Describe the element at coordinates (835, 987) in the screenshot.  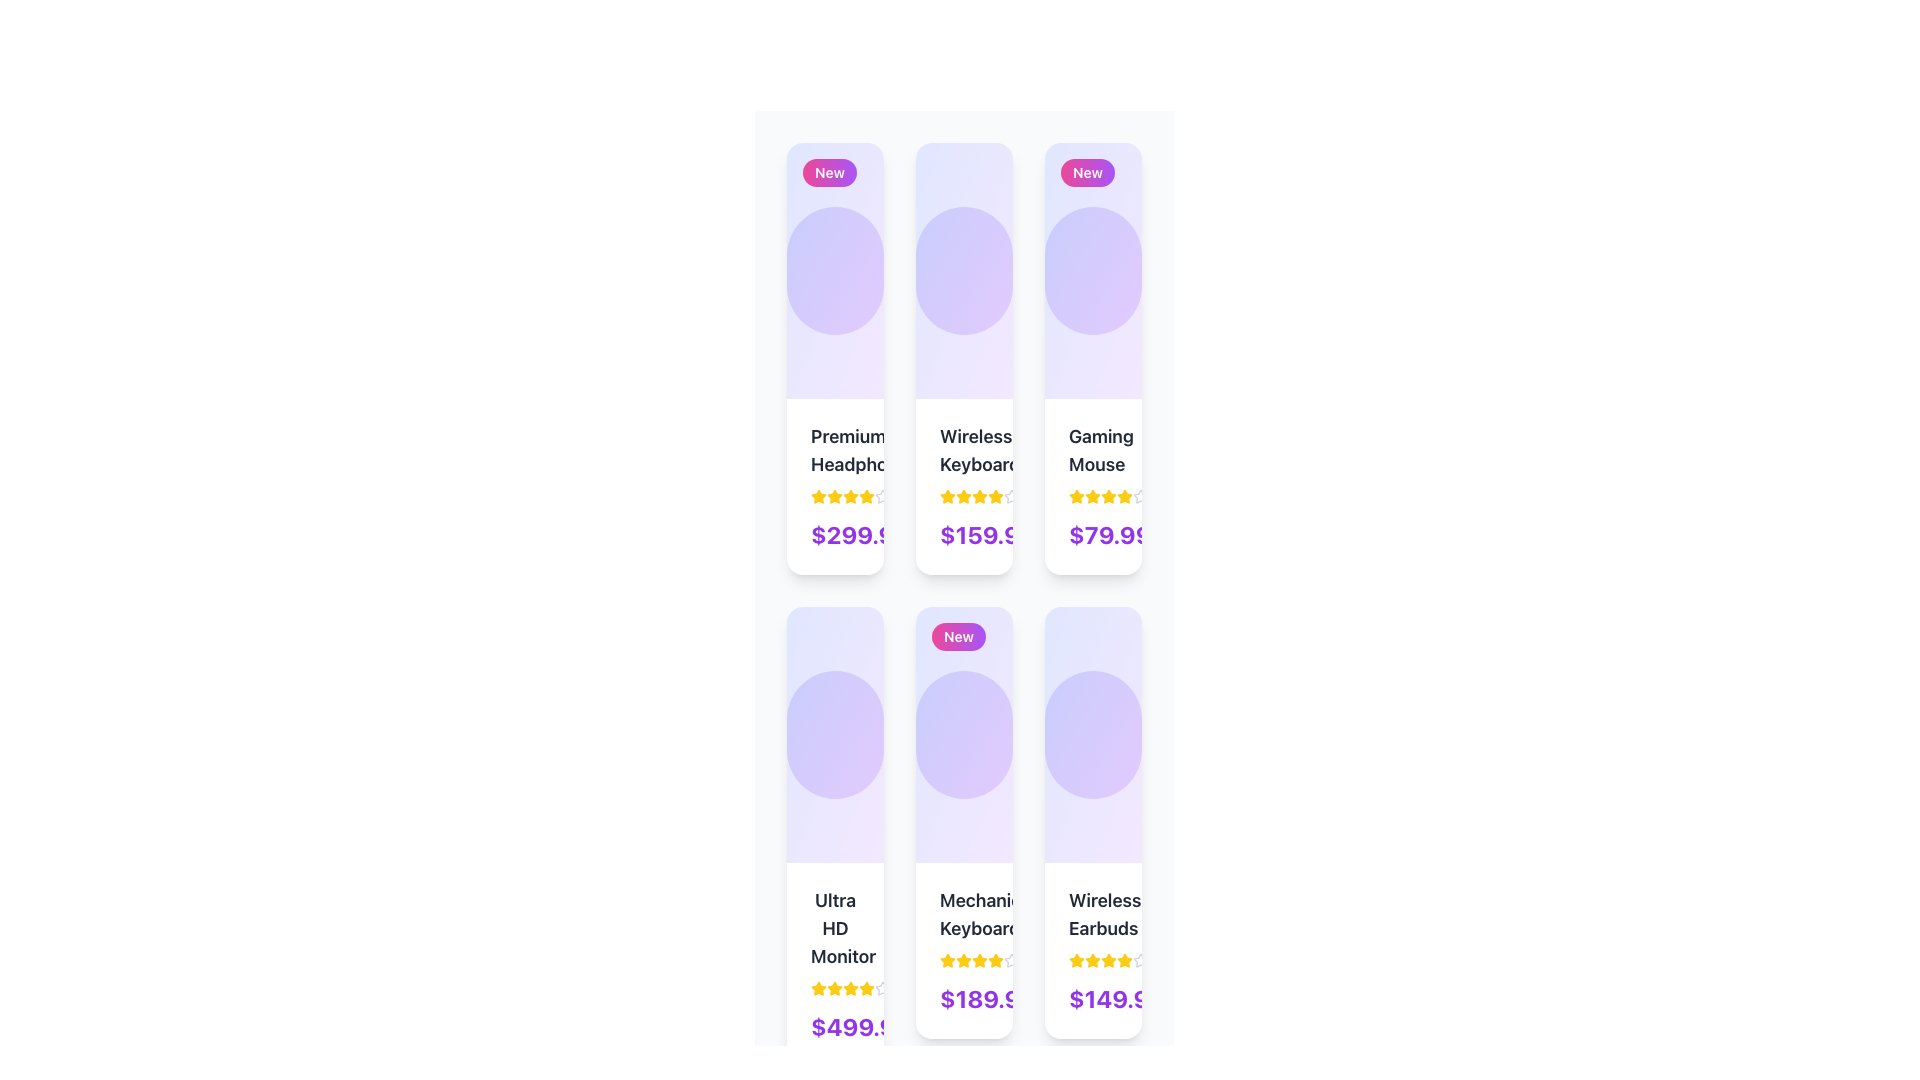
I see `the third star icon in the user rating system to rate the product` at that location.